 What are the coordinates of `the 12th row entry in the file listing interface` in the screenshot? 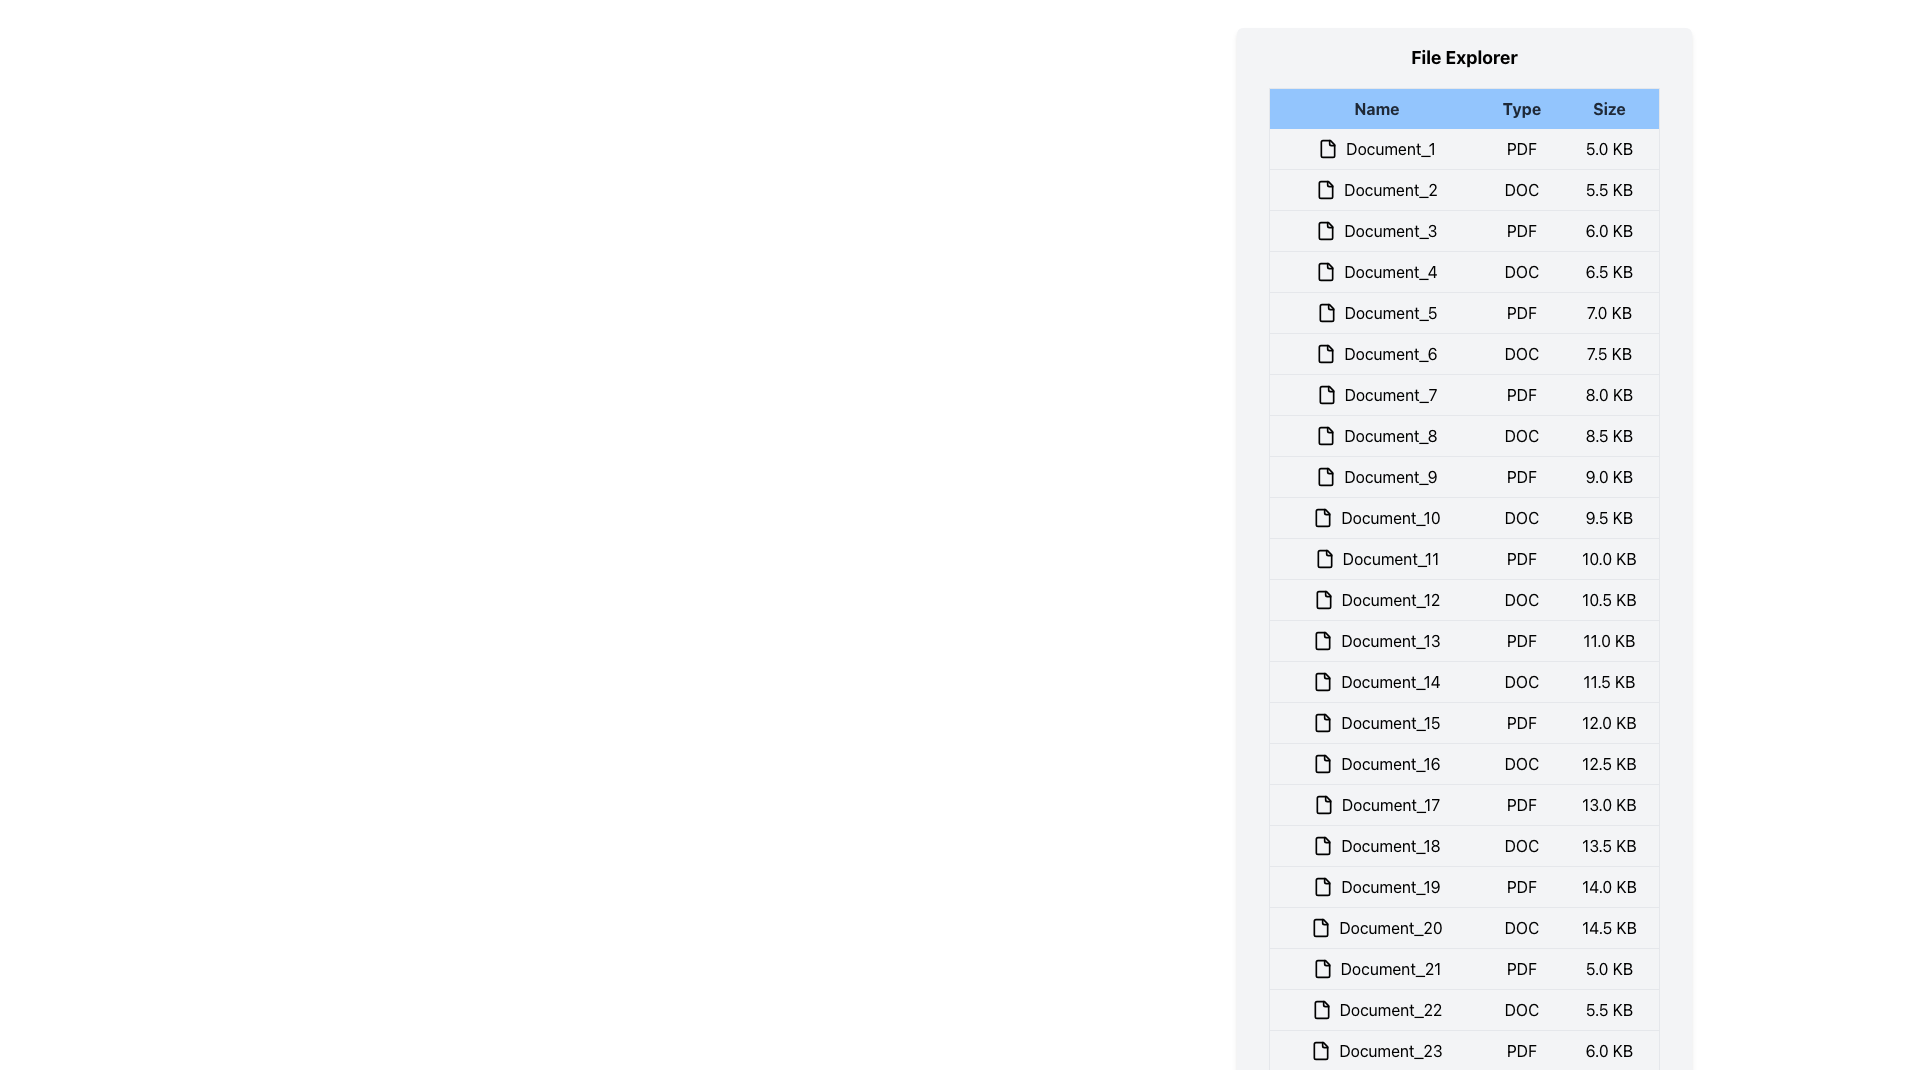 It's located at (1464, 599).